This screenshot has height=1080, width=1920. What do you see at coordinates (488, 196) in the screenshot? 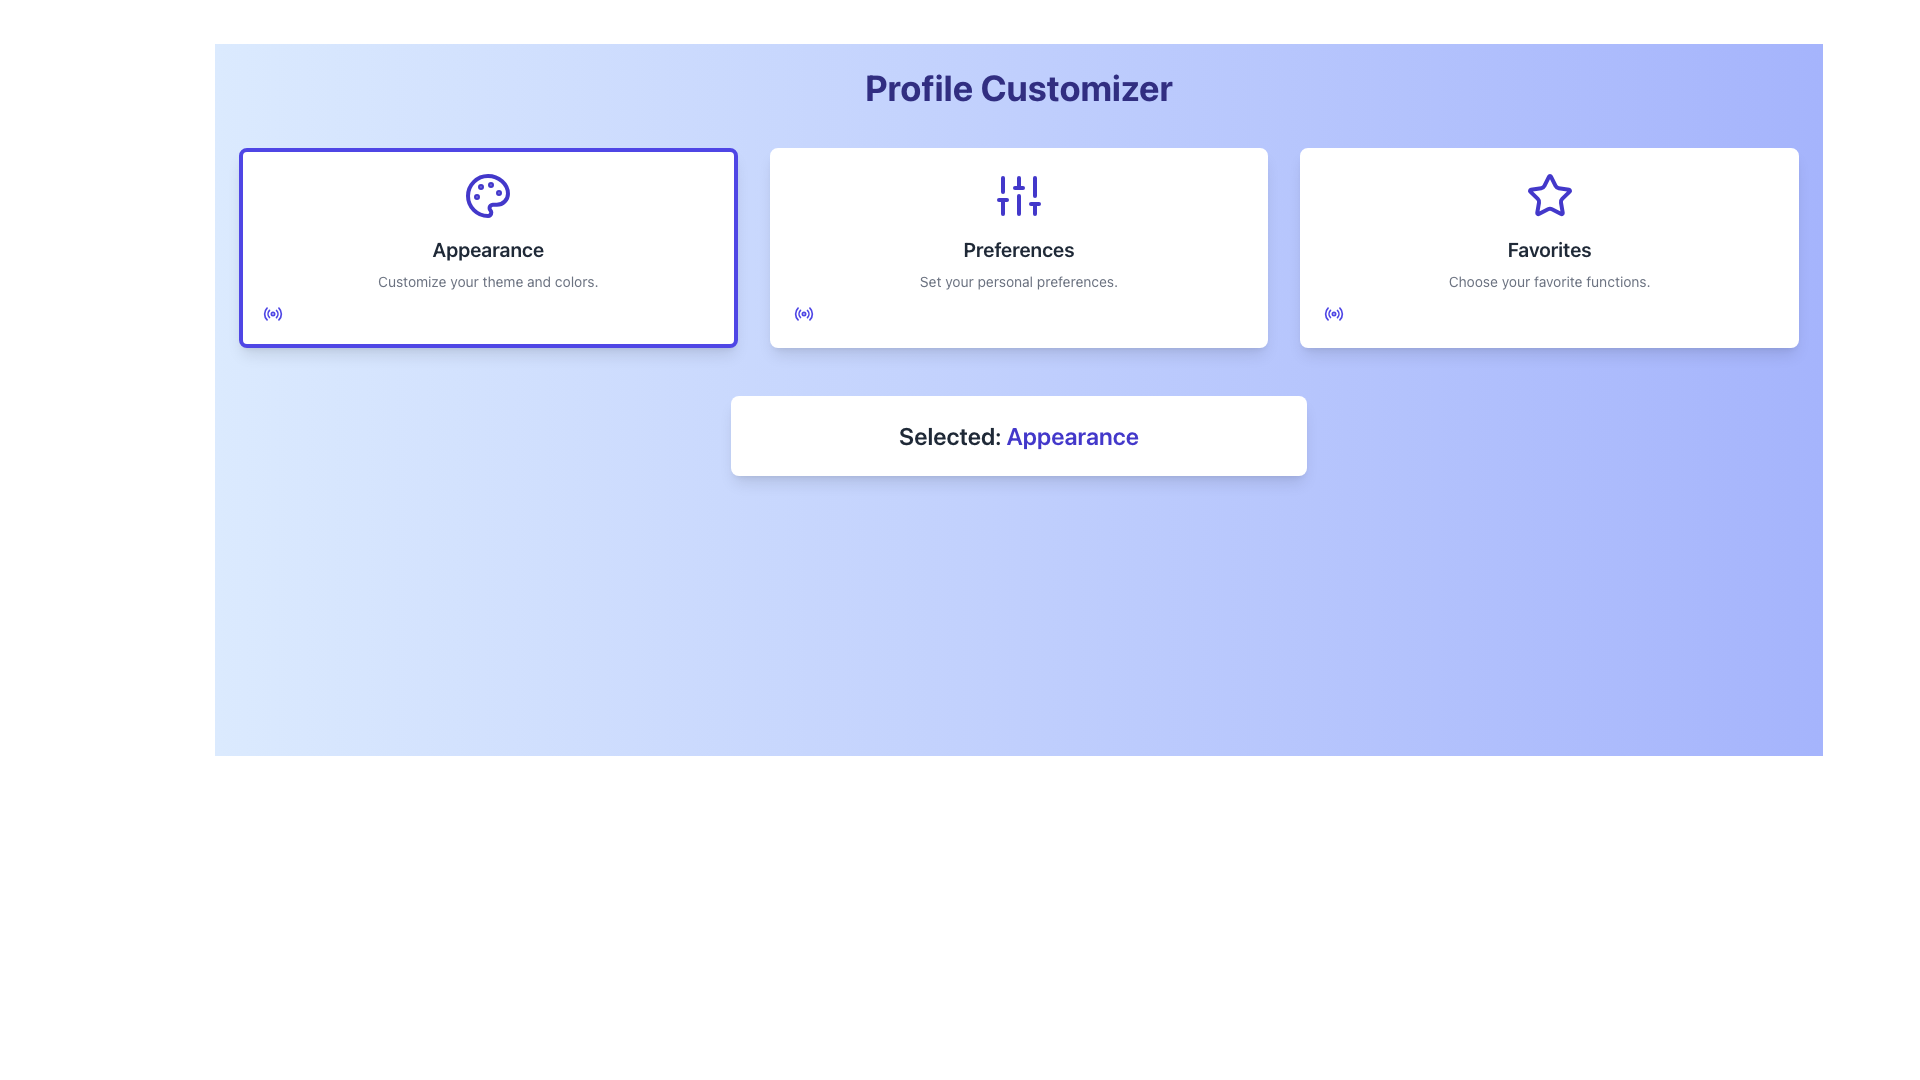
I see `the painter's palette icon, which is indigo with a thumb hole and four paint dabs, located at the top center of the 'Appearance' card` at bounding box center [488, 196].